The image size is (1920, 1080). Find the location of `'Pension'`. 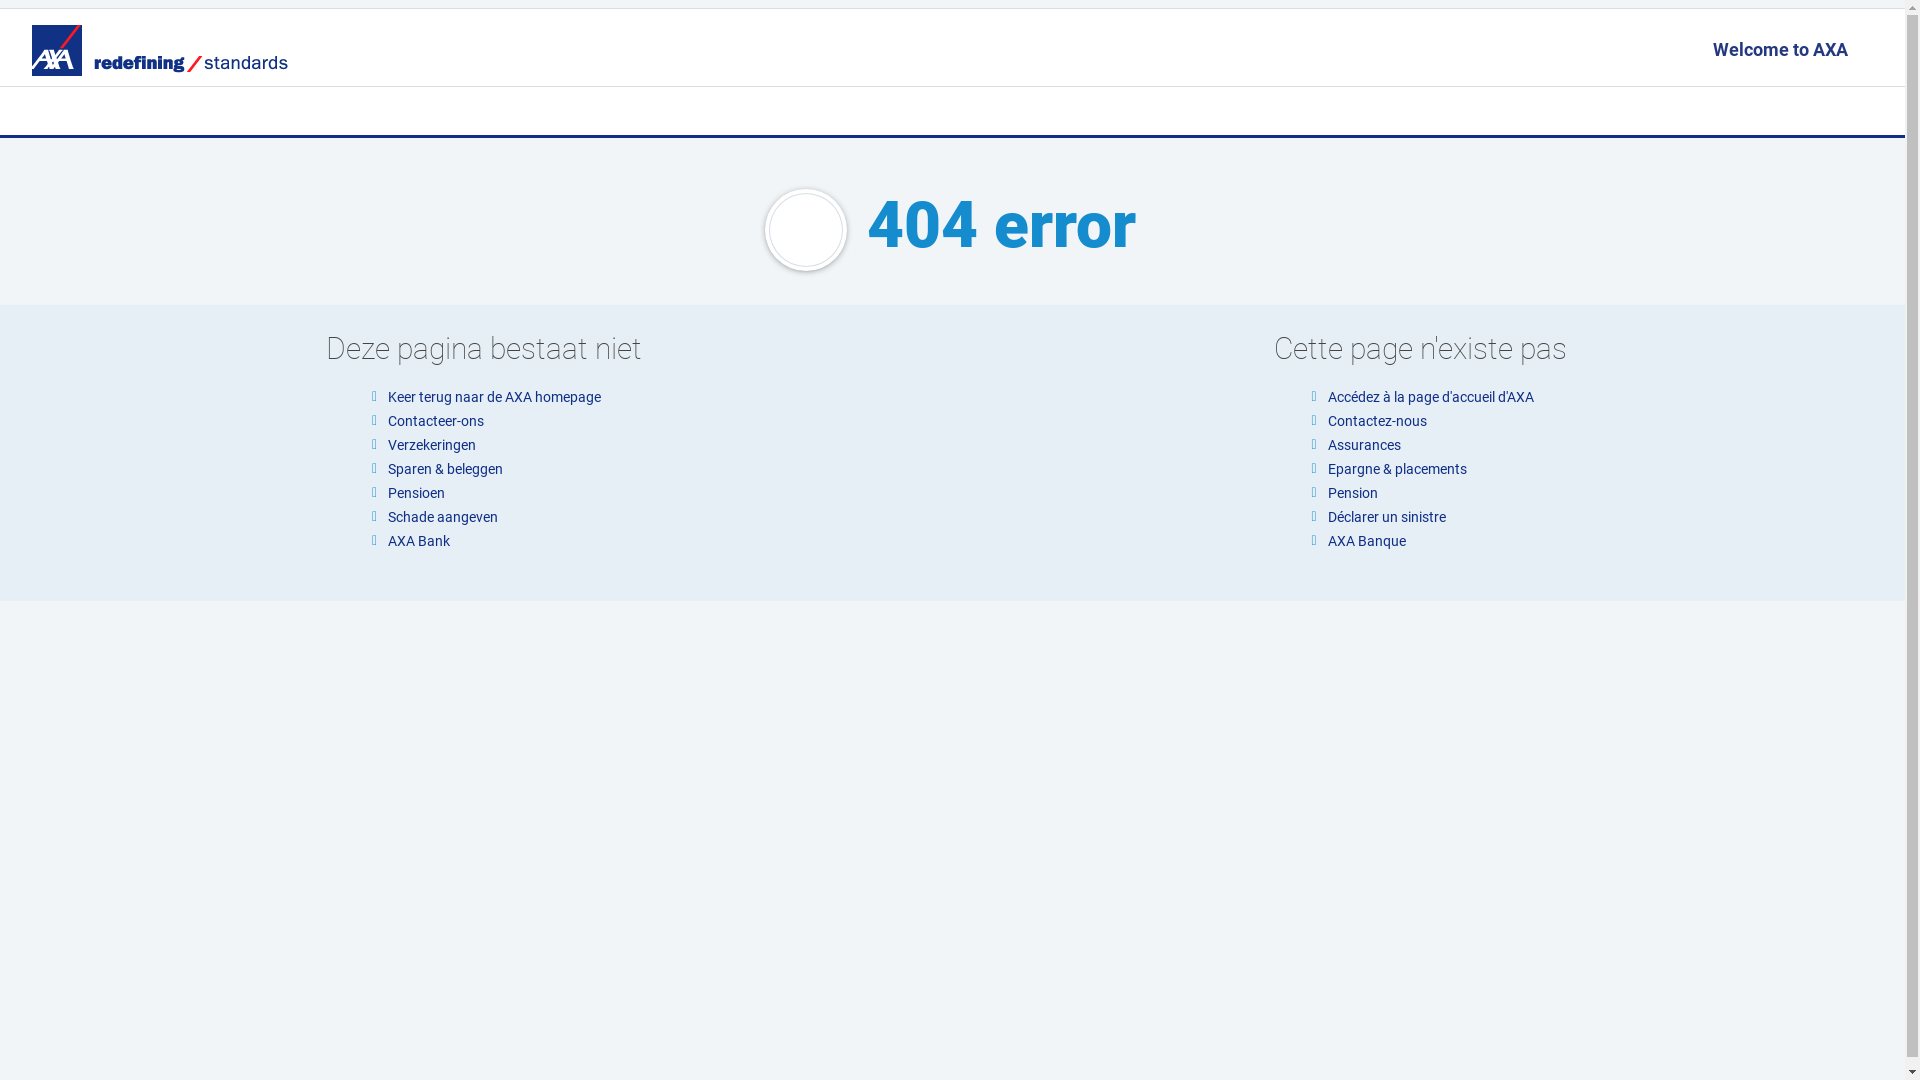

'Pension' is located at coordinates (1353, 493).